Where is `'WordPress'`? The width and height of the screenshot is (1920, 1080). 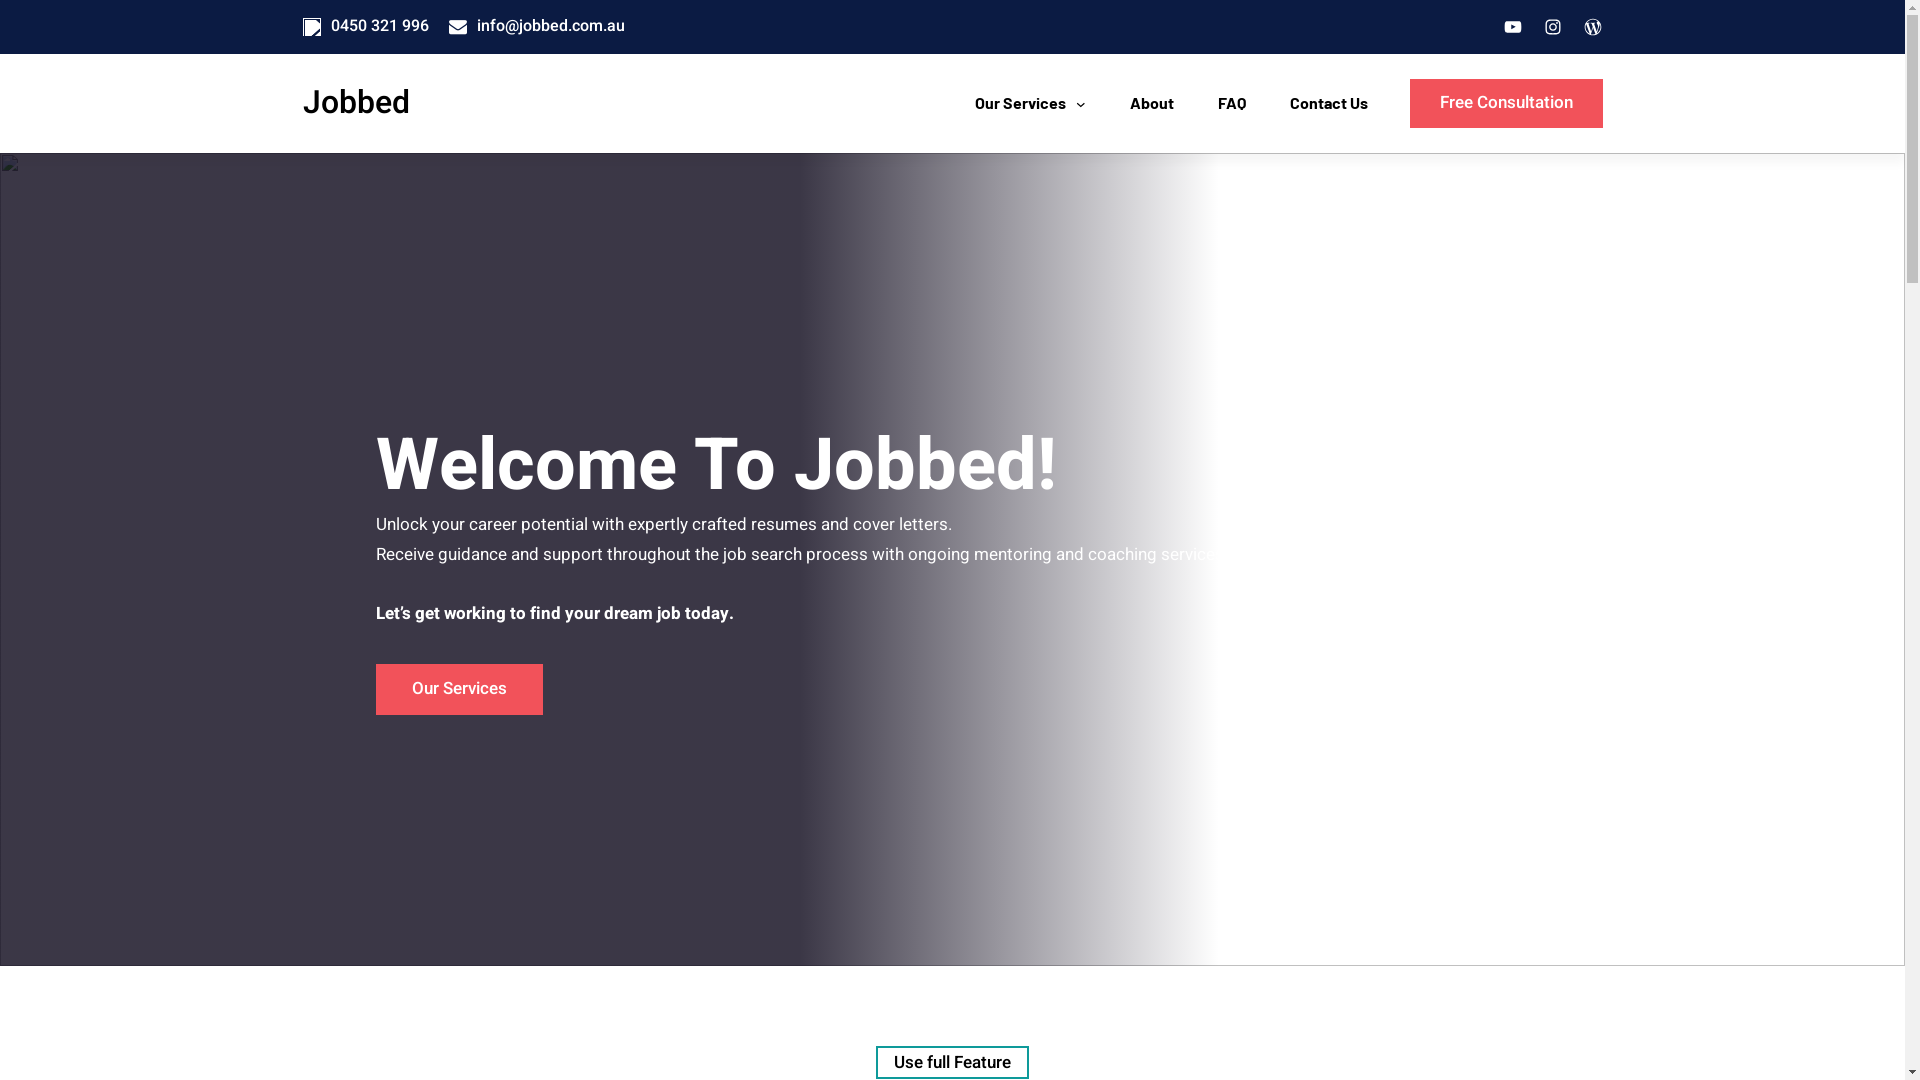 'WordPress' is located at coordinates (1591, 27).